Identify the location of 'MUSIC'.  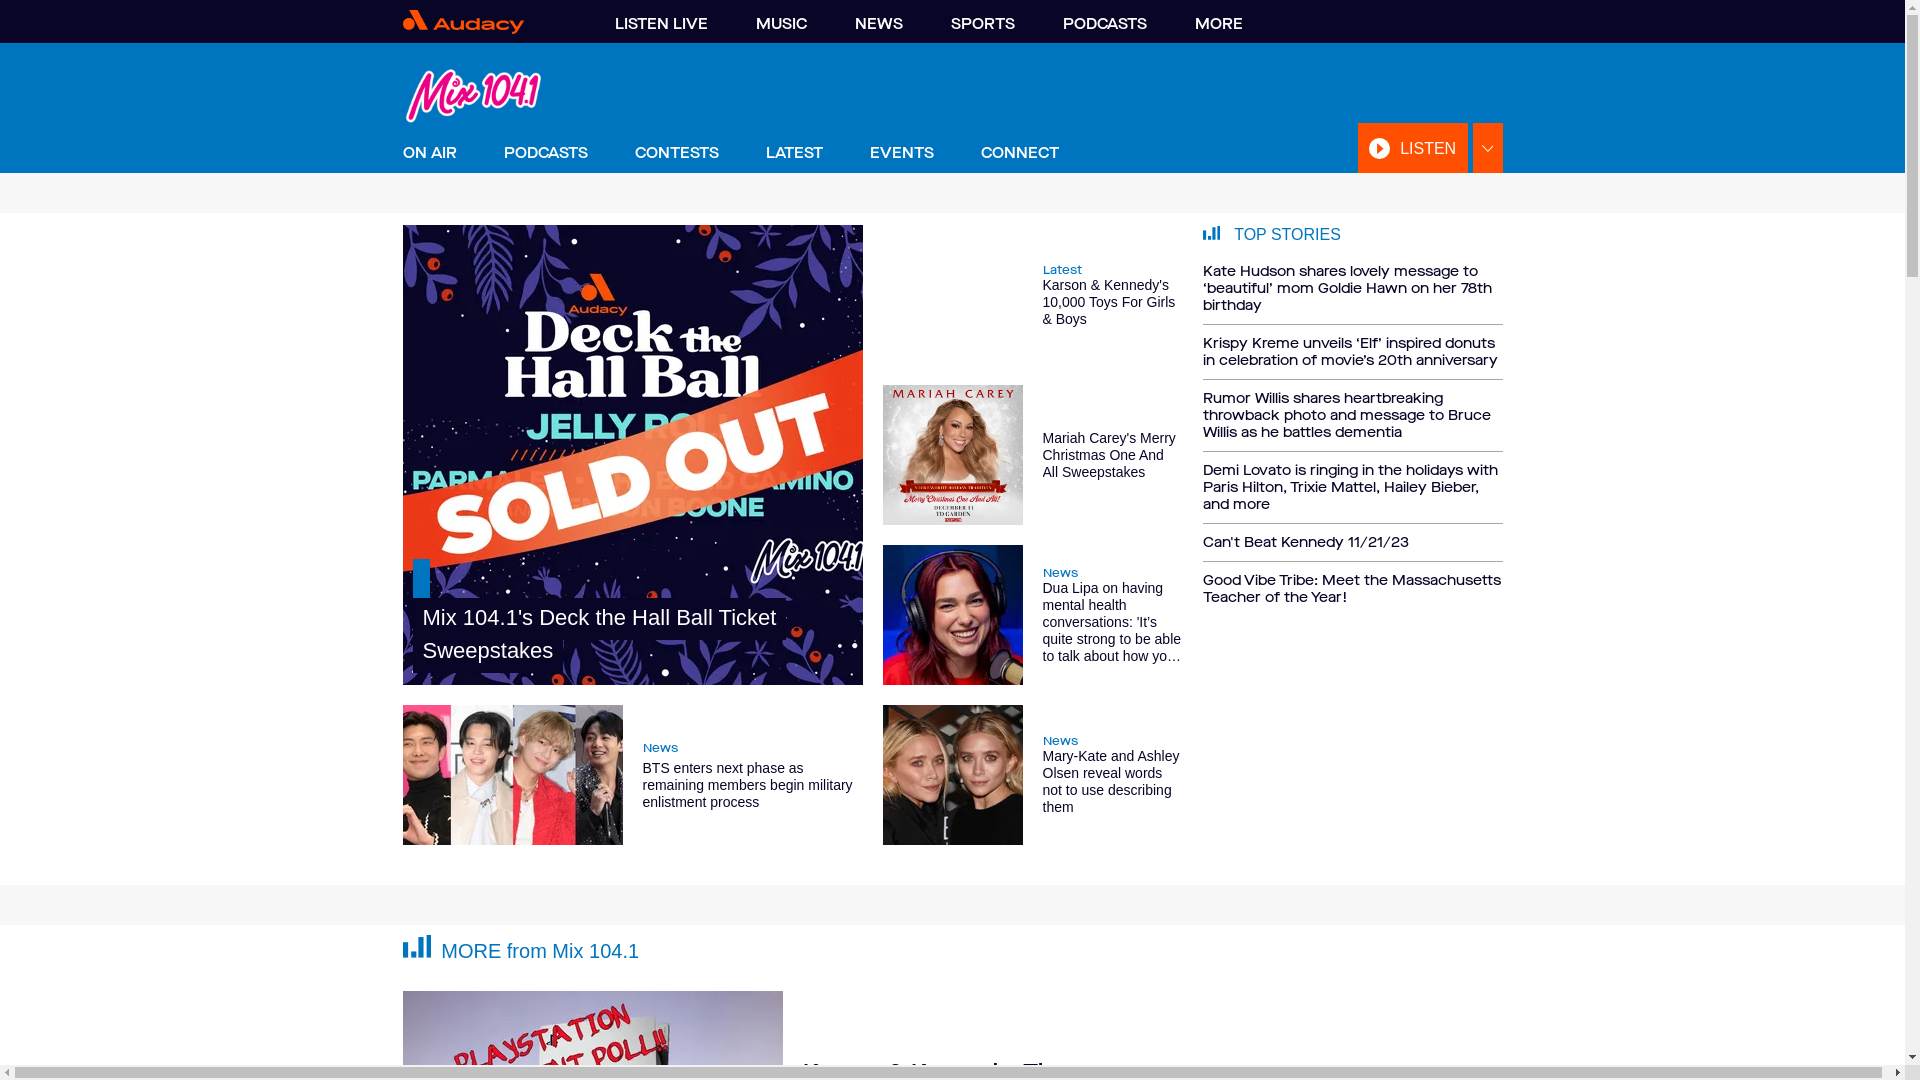
(780, 23).